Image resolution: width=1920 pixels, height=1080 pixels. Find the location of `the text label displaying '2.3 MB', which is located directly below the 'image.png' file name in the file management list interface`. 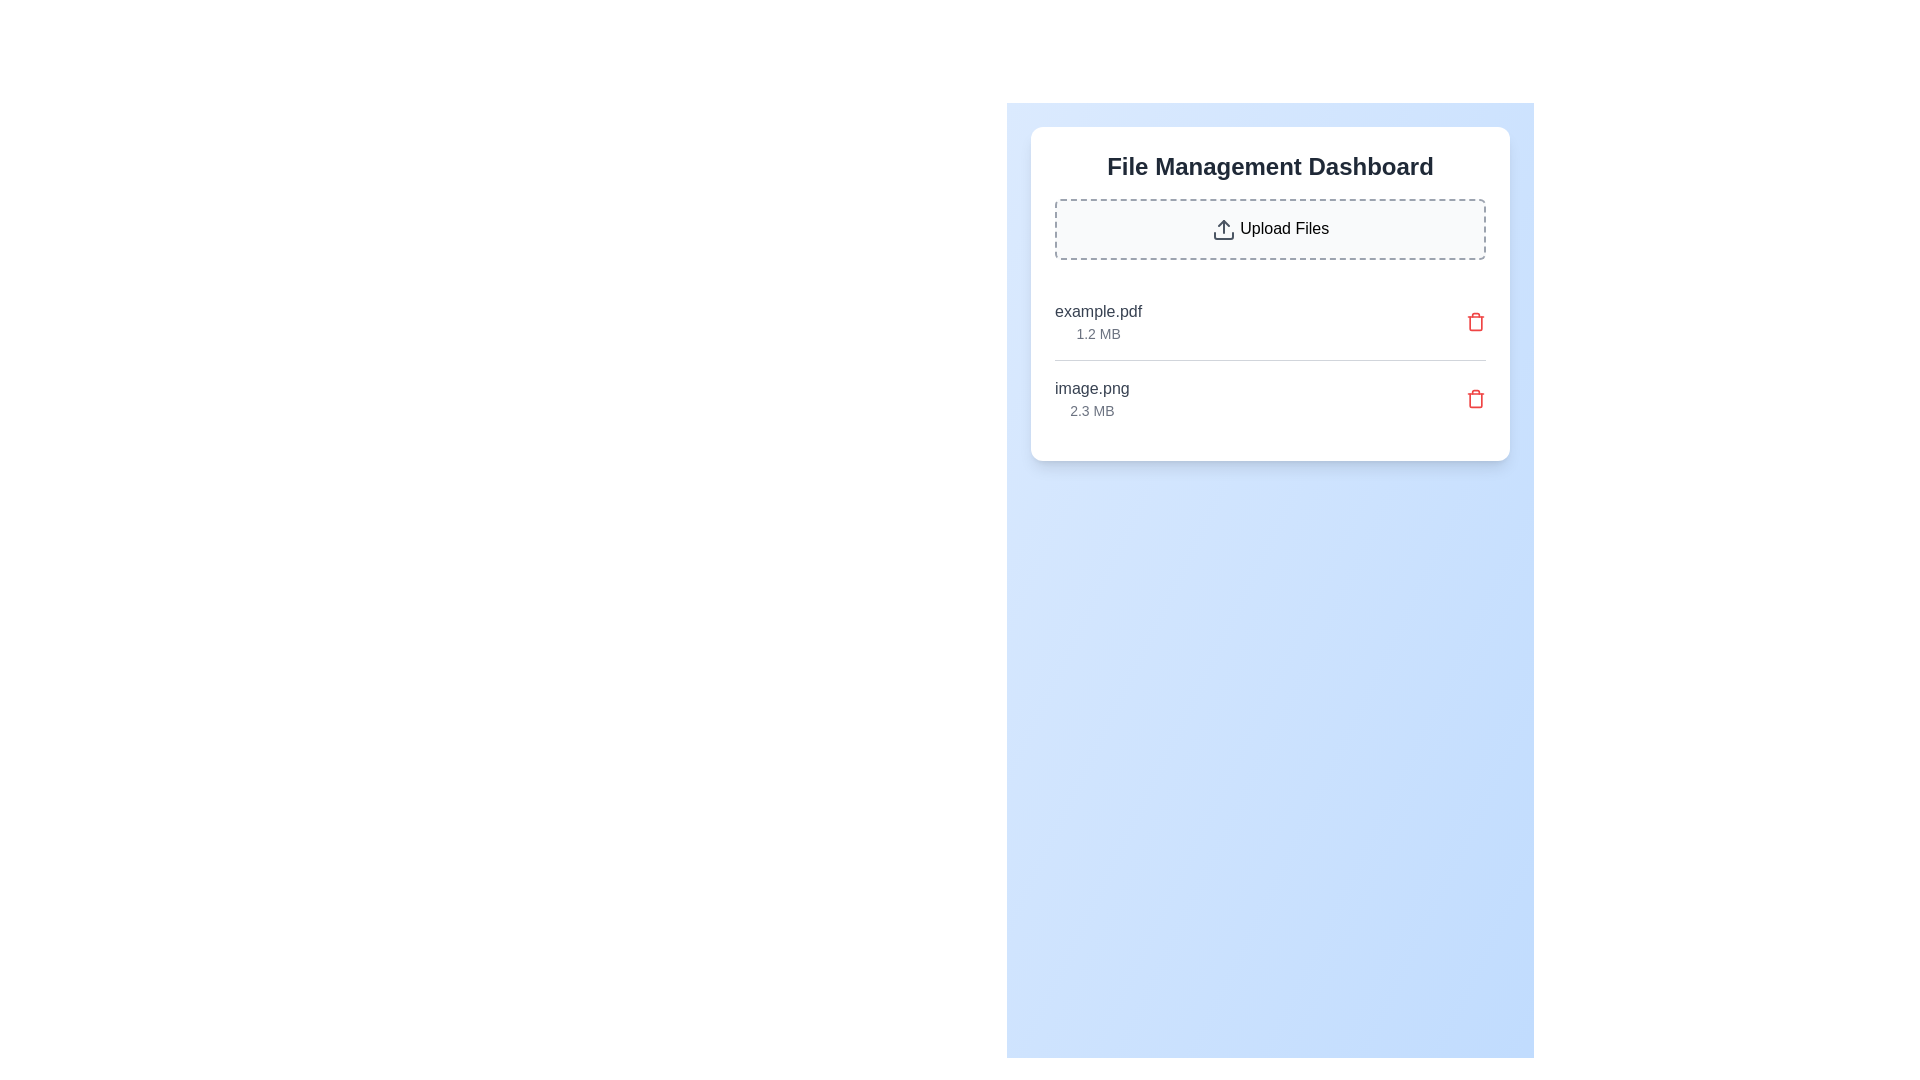

the text label displaying '2.3 MB', which is located directly below the 'image.png' file name in the file management list interface is located at coordinates (1091, 409).